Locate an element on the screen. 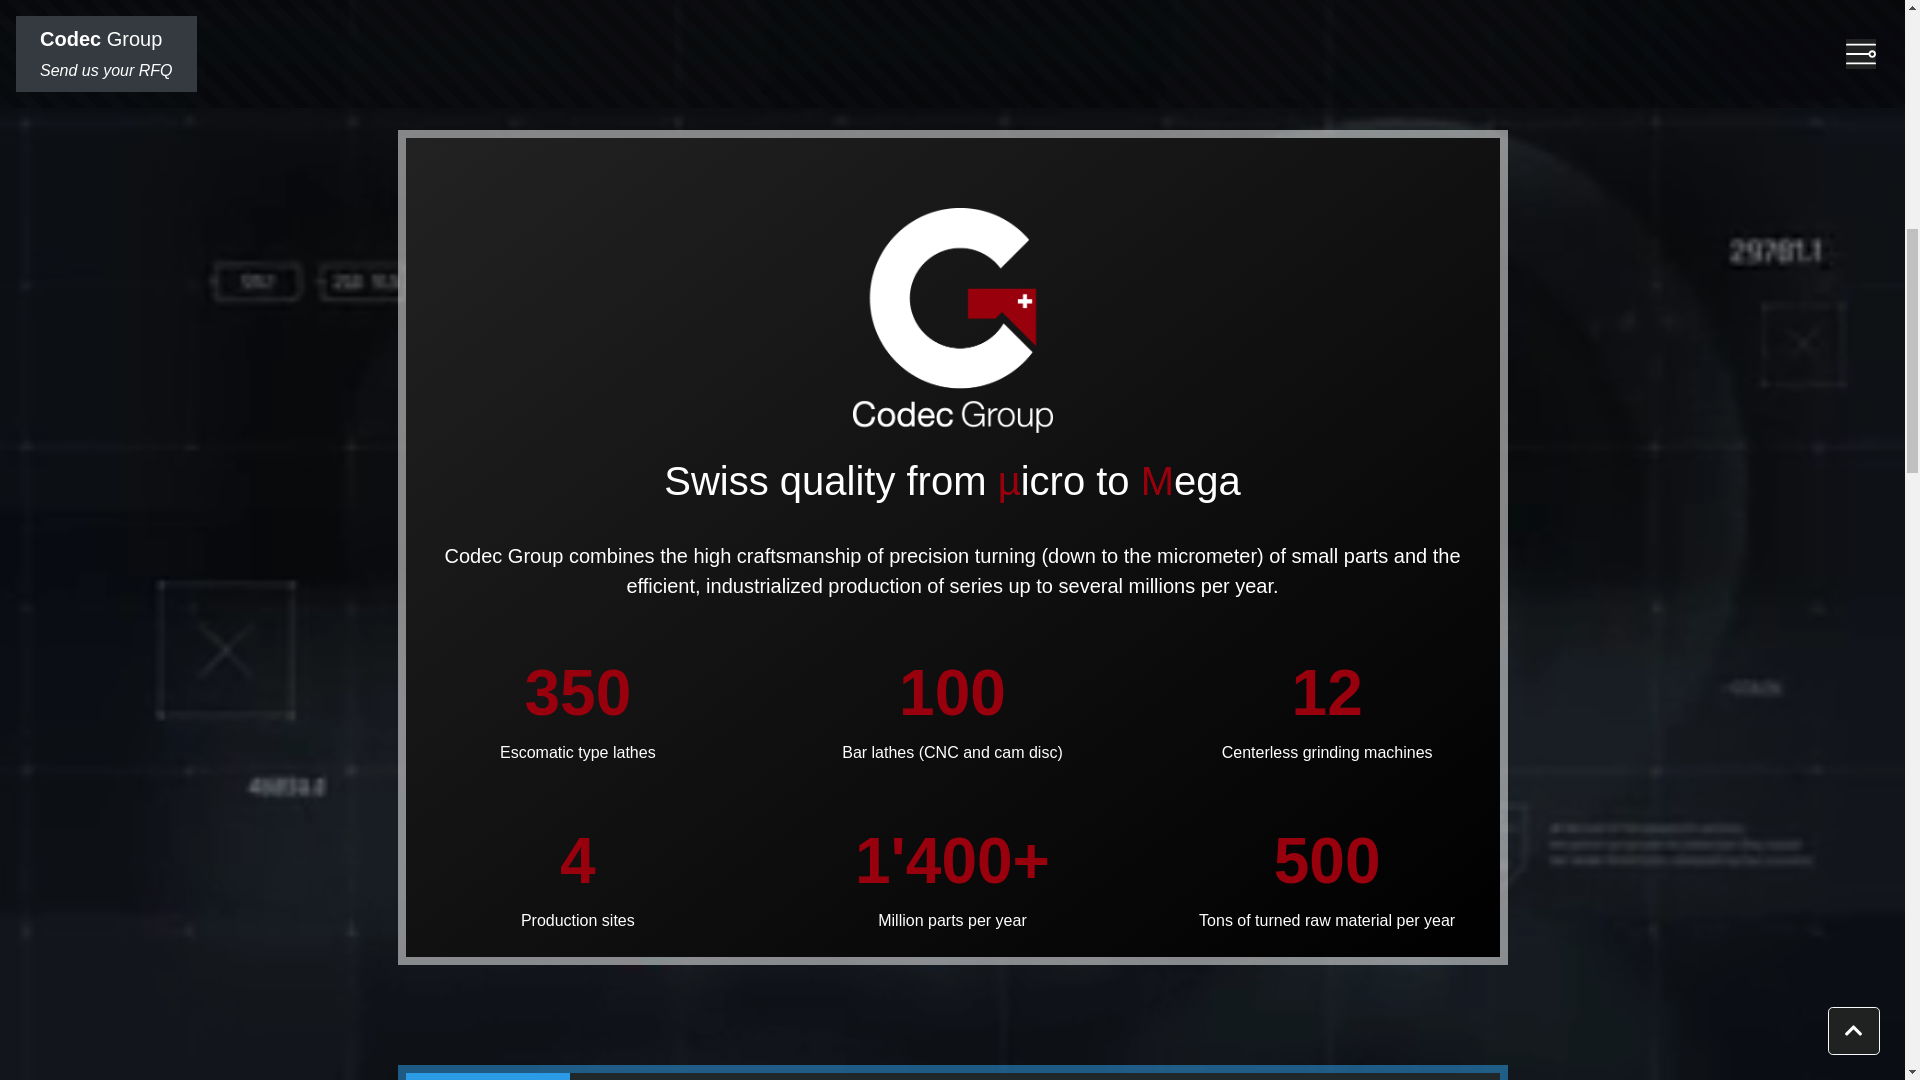  'Codec Group is located at coordinates (105, 53).